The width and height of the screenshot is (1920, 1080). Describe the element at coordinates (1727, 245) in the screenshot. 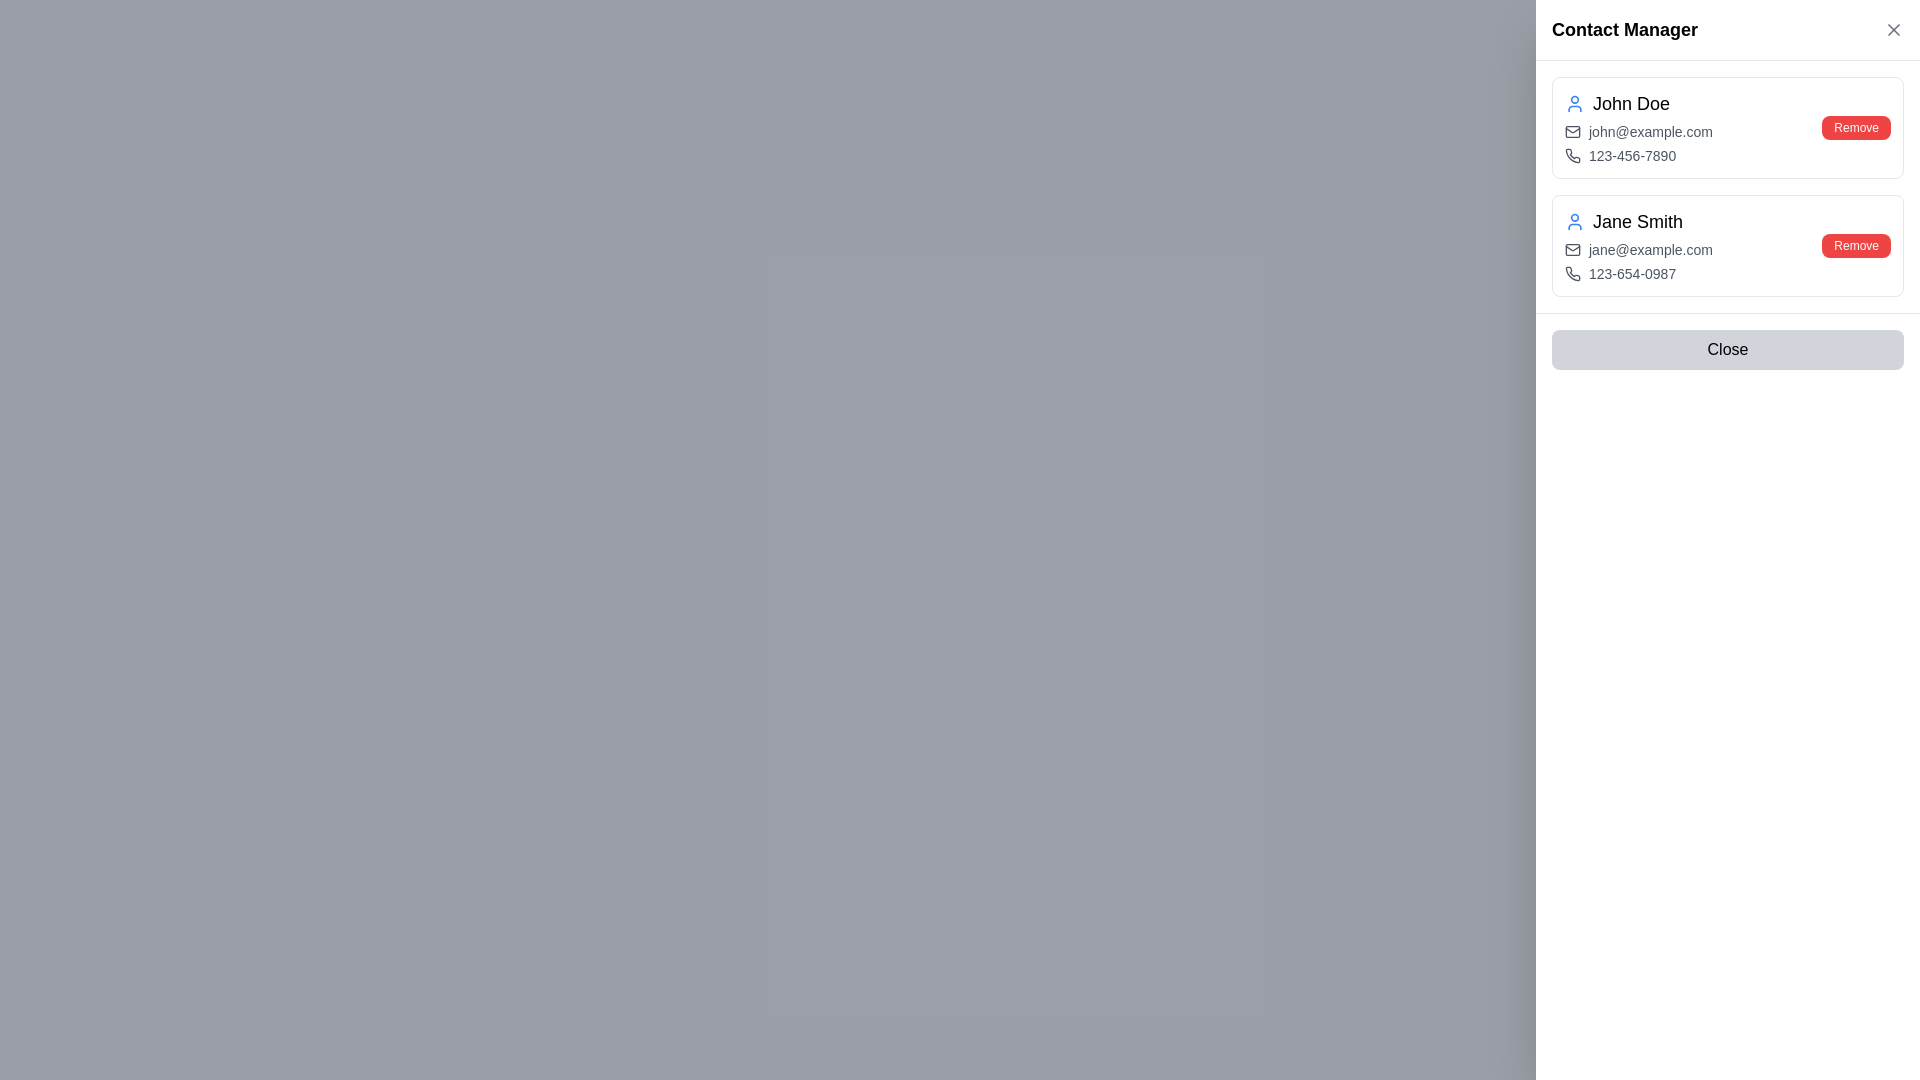

I see `the second contact card containing a person's name, email, phone number, and a red 'Remove' button, located in the contact manager interface` at that location.